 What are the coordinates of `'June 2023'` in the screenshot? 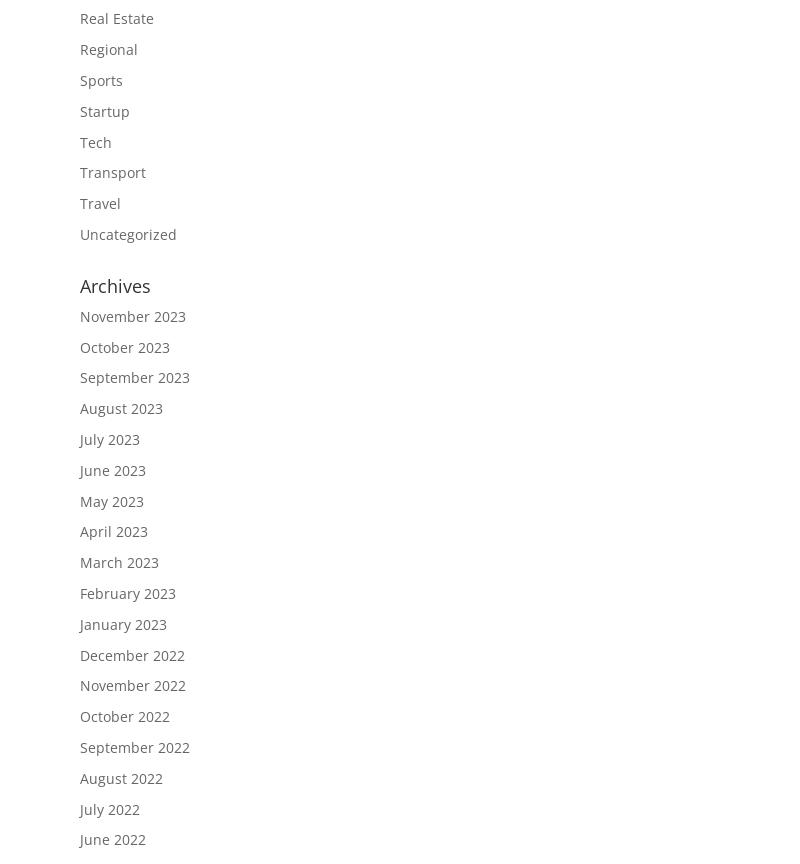 It's located at (80, 469).